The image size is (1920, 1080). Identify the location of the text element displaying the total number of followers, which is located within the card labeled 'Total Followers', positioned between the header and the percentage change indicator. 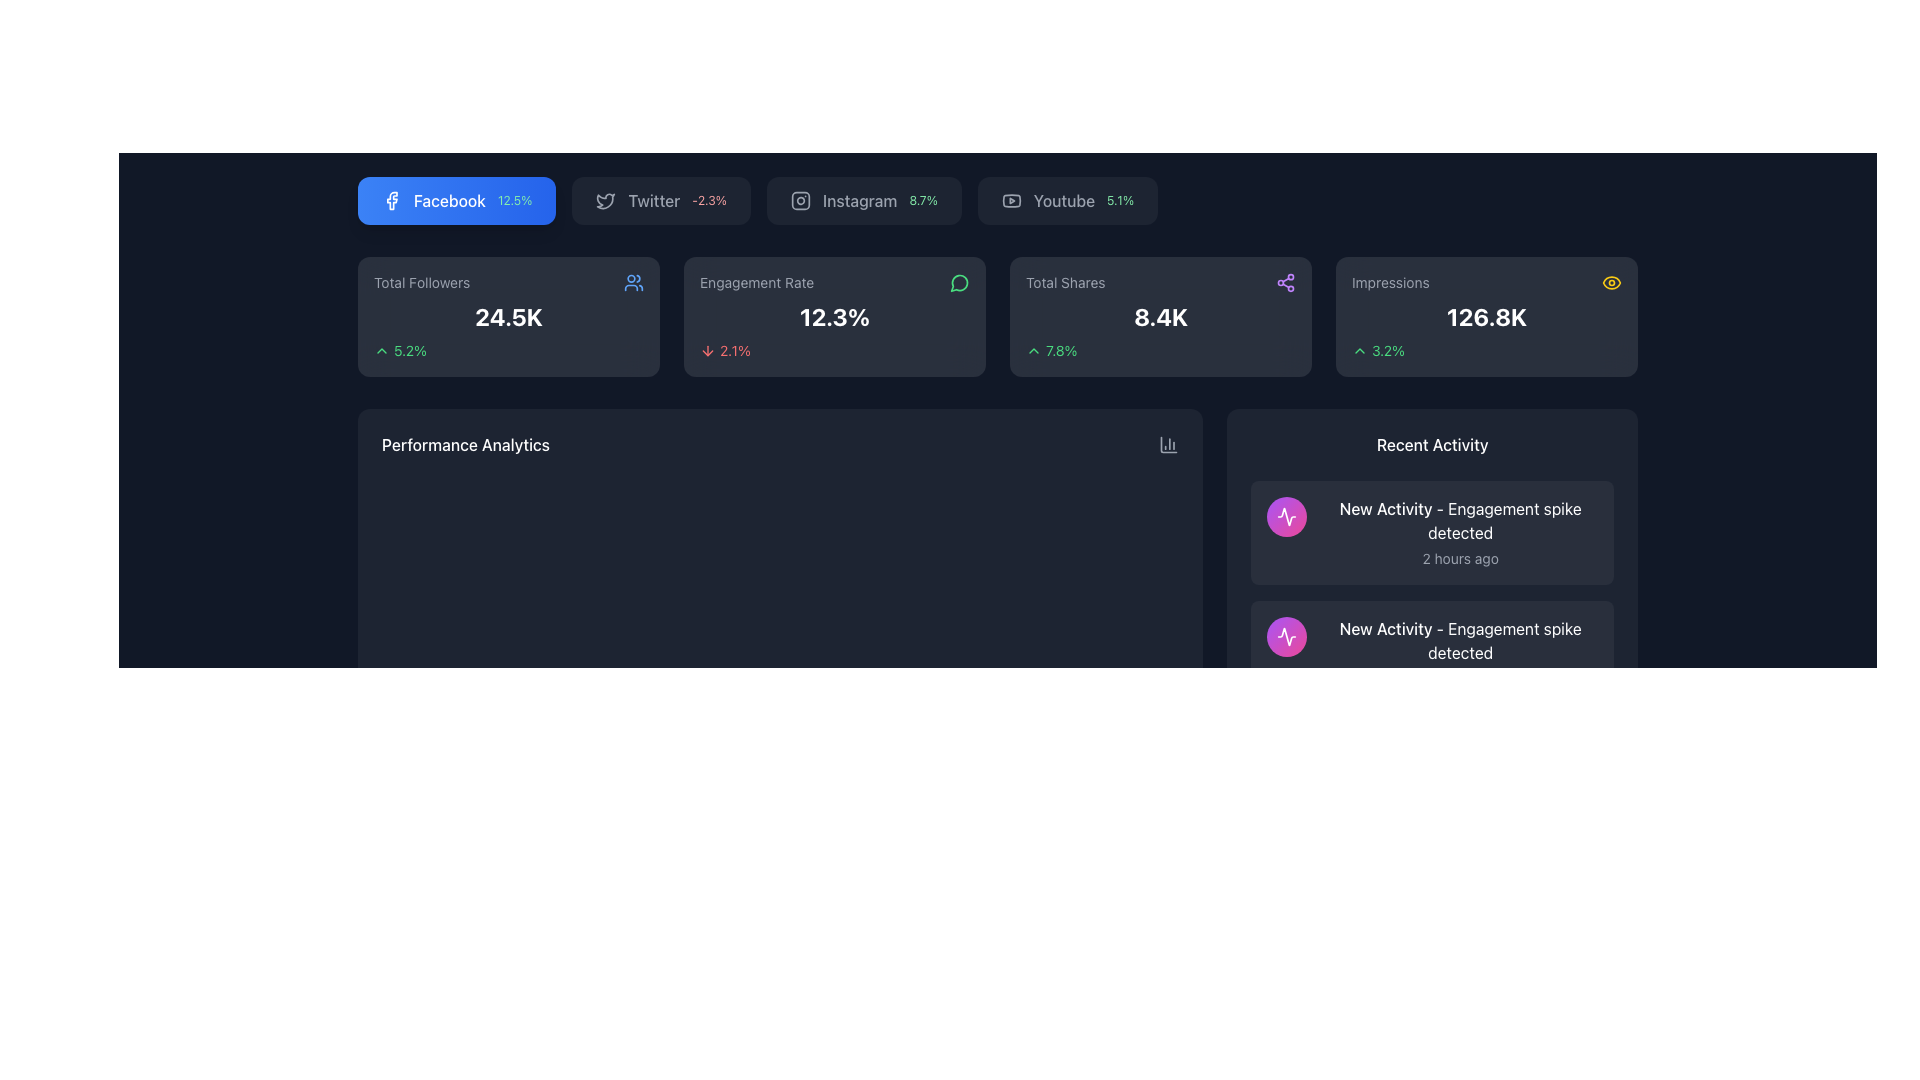
(508, 315).